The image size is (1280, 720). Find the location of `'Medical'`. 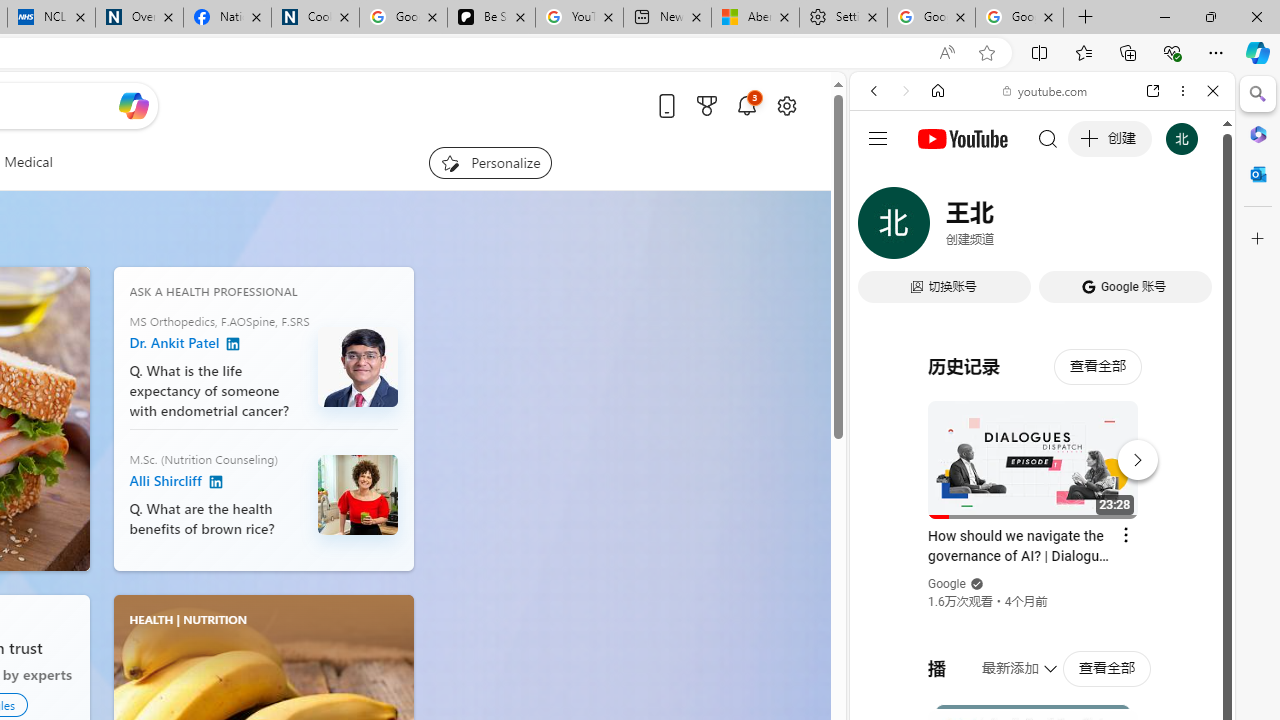

'Medical' is located at coordinates (28, 161).